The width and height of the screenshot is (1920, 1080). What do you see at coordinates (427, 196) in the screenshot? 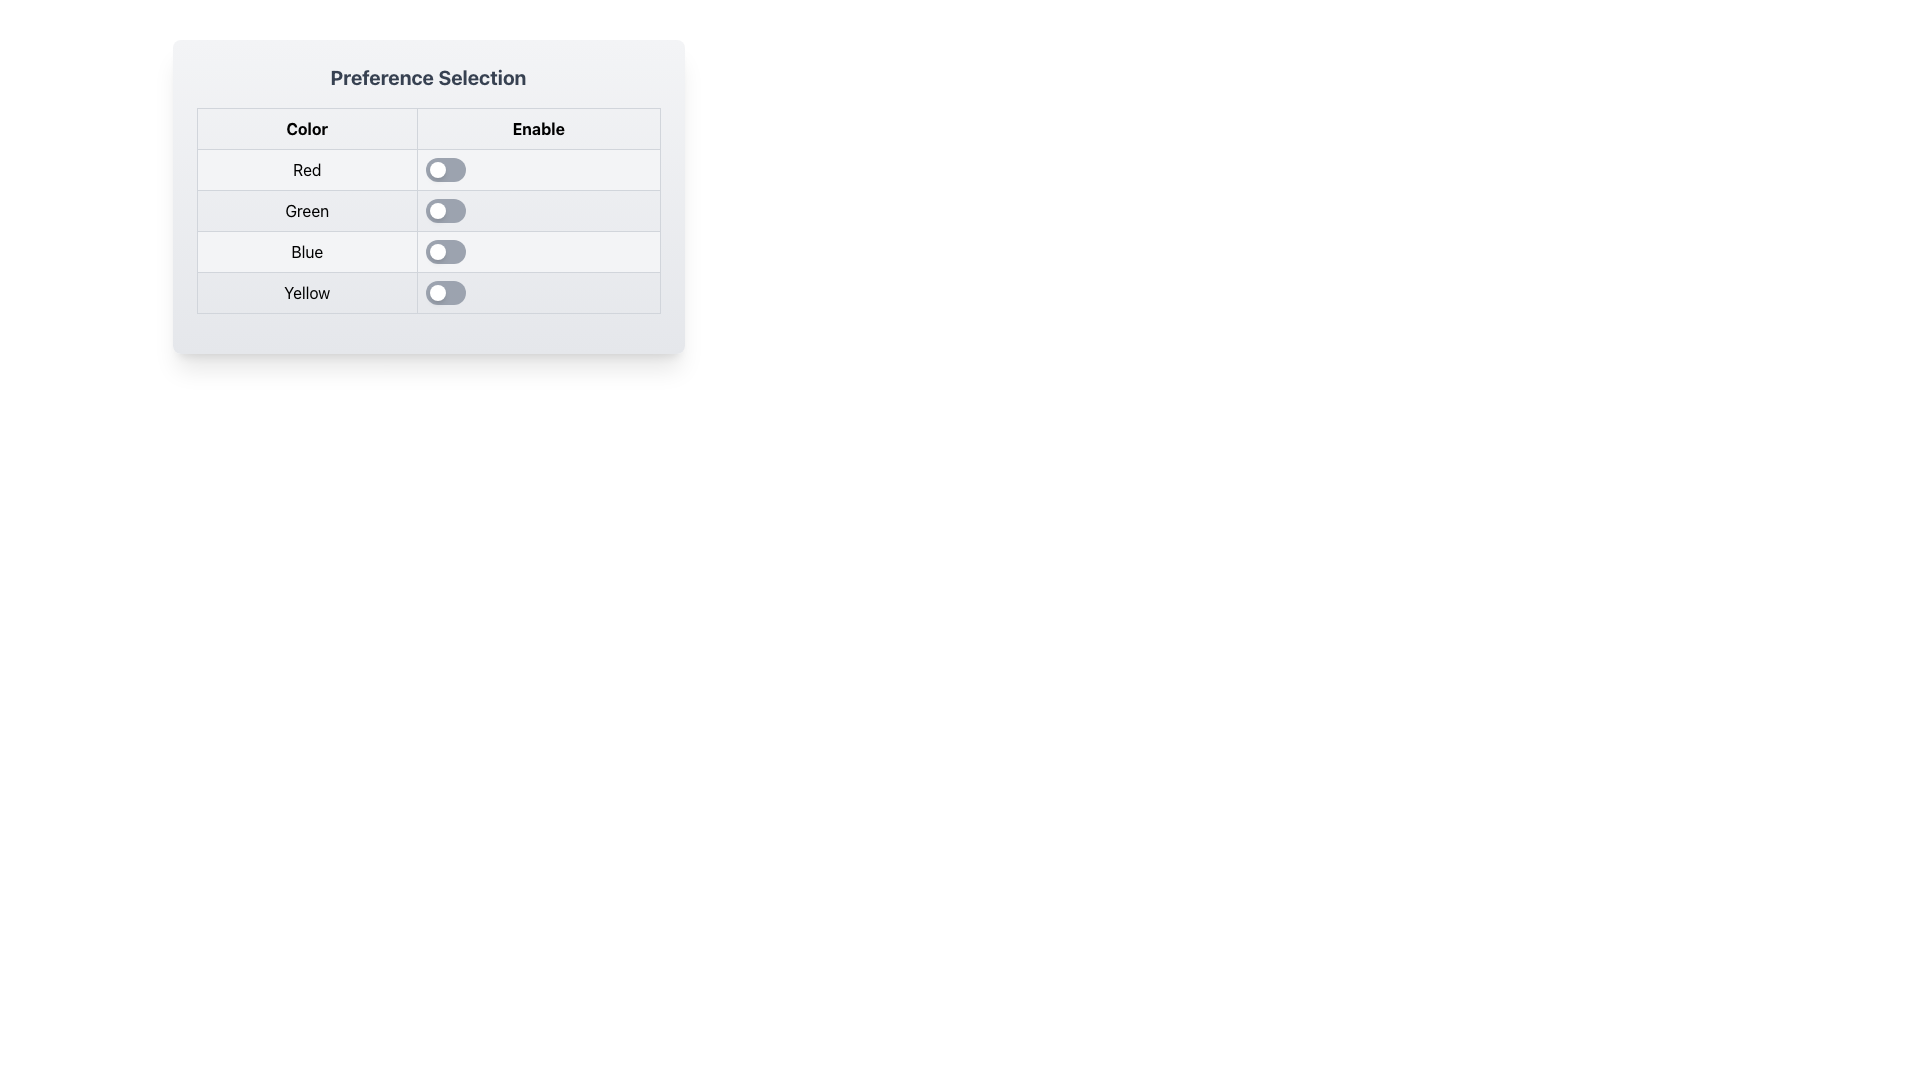
I see `the panel containing table elements and toggle switches, which has a gradient background and rounded corners` at bounding box center [427, 196].